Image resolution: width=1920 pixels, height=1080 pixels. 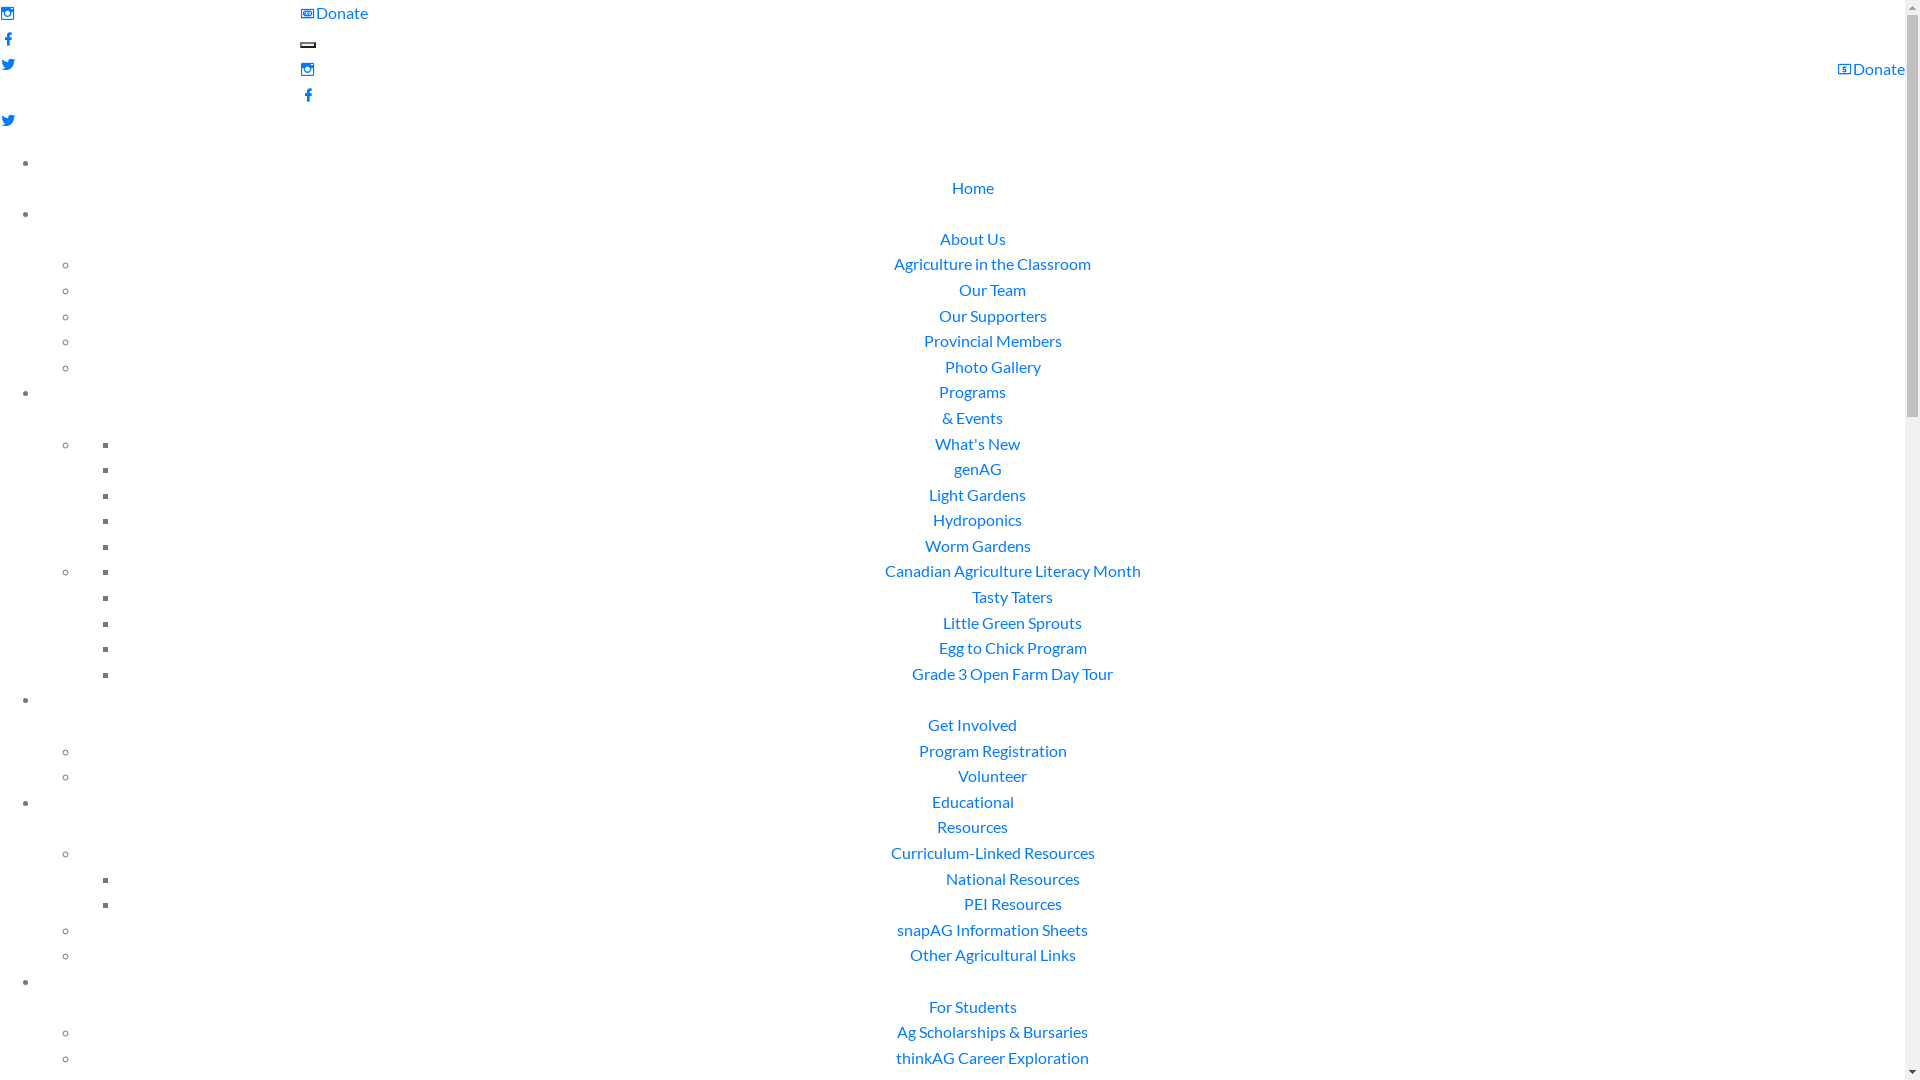 I want to click on 'Our Supporters', so click(x=992, y=315).